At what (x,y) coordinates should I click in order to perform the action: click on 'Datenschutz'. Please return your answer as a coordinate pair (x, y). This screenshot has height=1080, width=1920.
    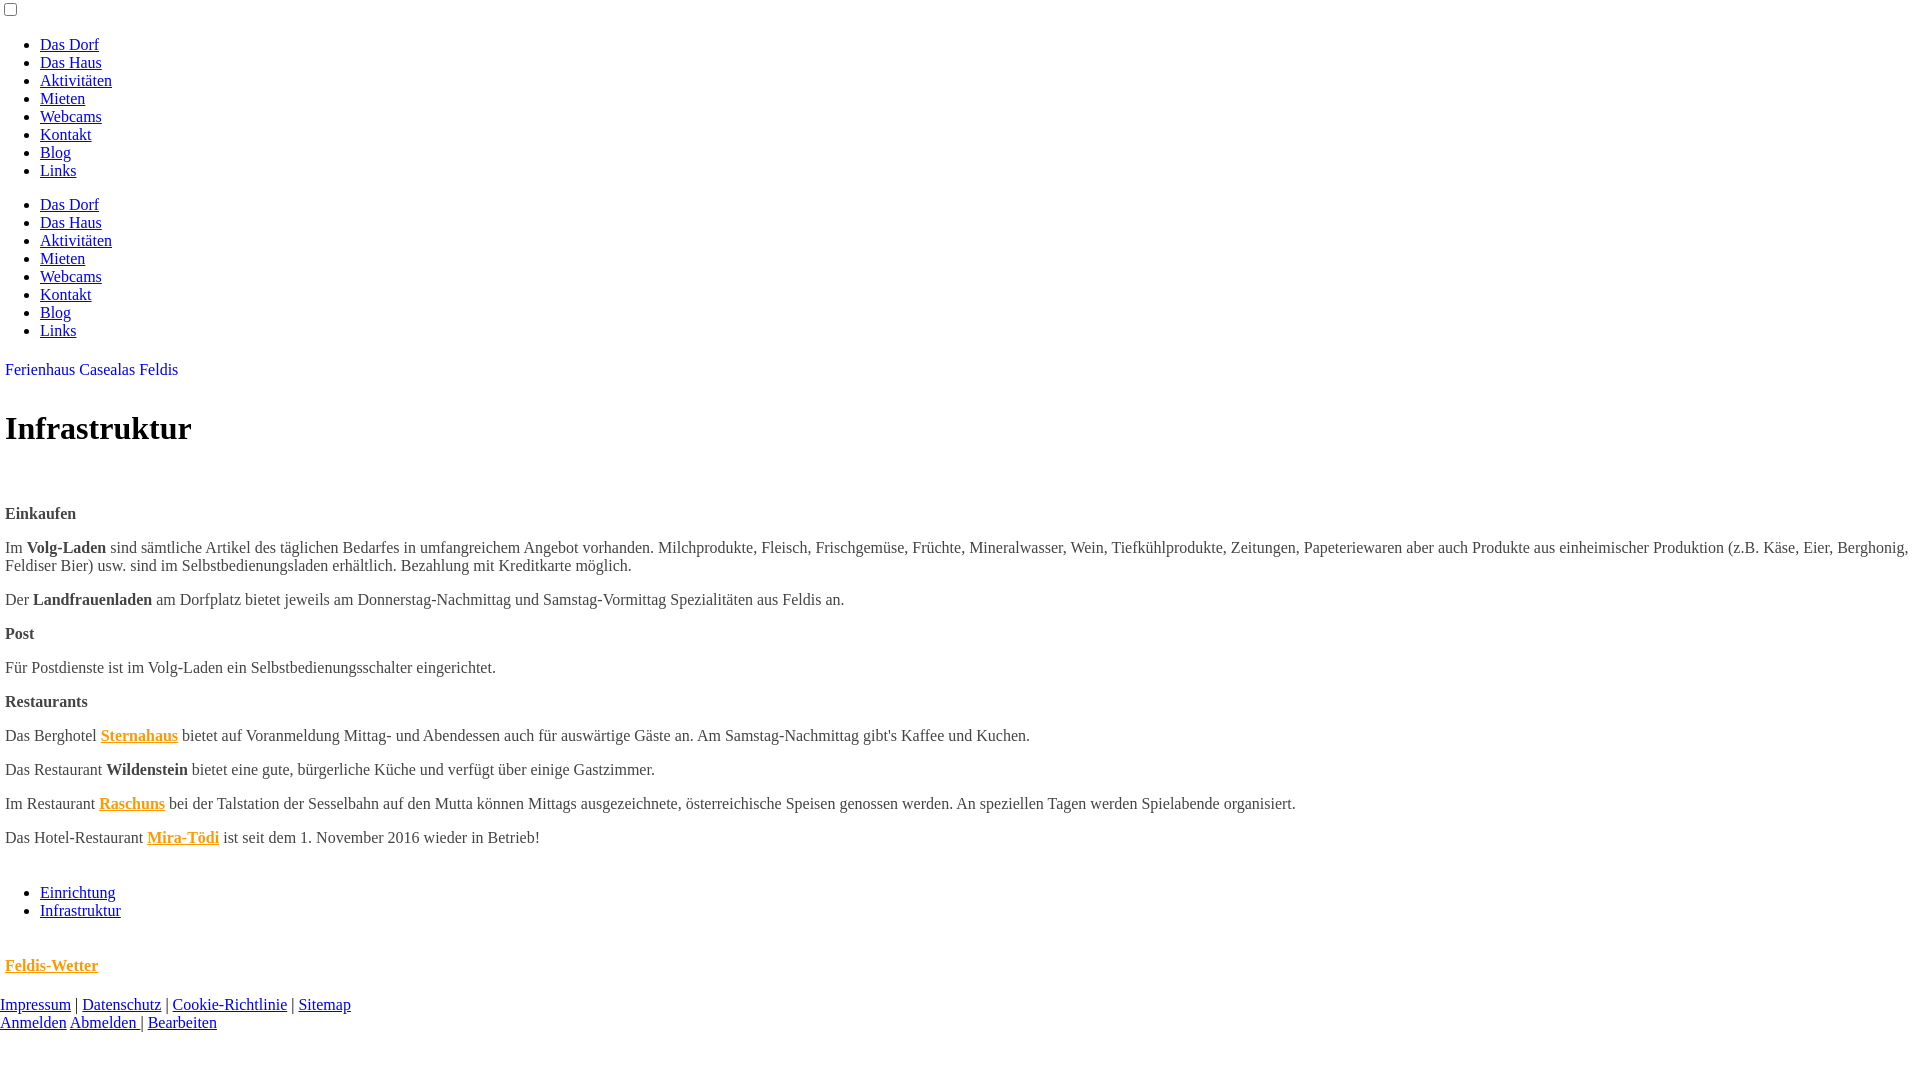
    Looking at the image, I should click on (120, 1004).